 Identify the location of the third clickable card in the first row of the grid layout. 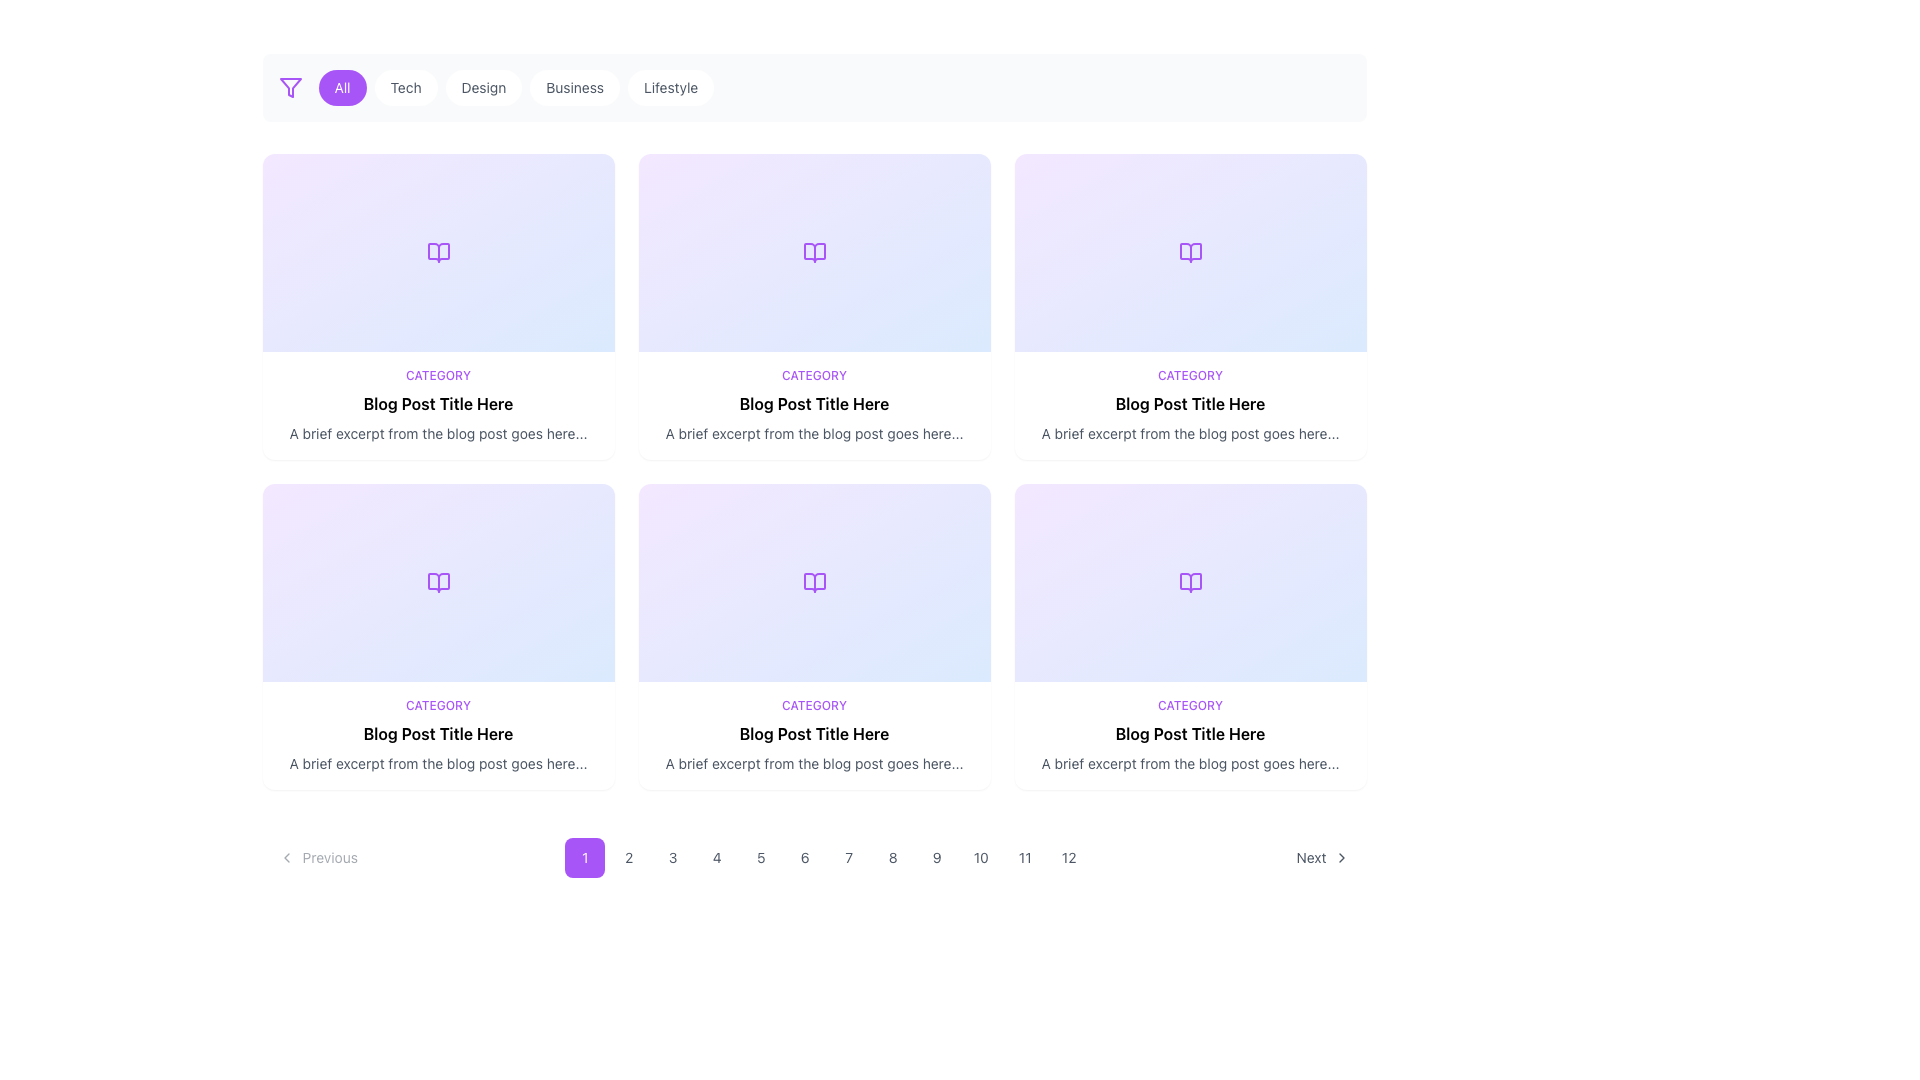
(1190, 307).